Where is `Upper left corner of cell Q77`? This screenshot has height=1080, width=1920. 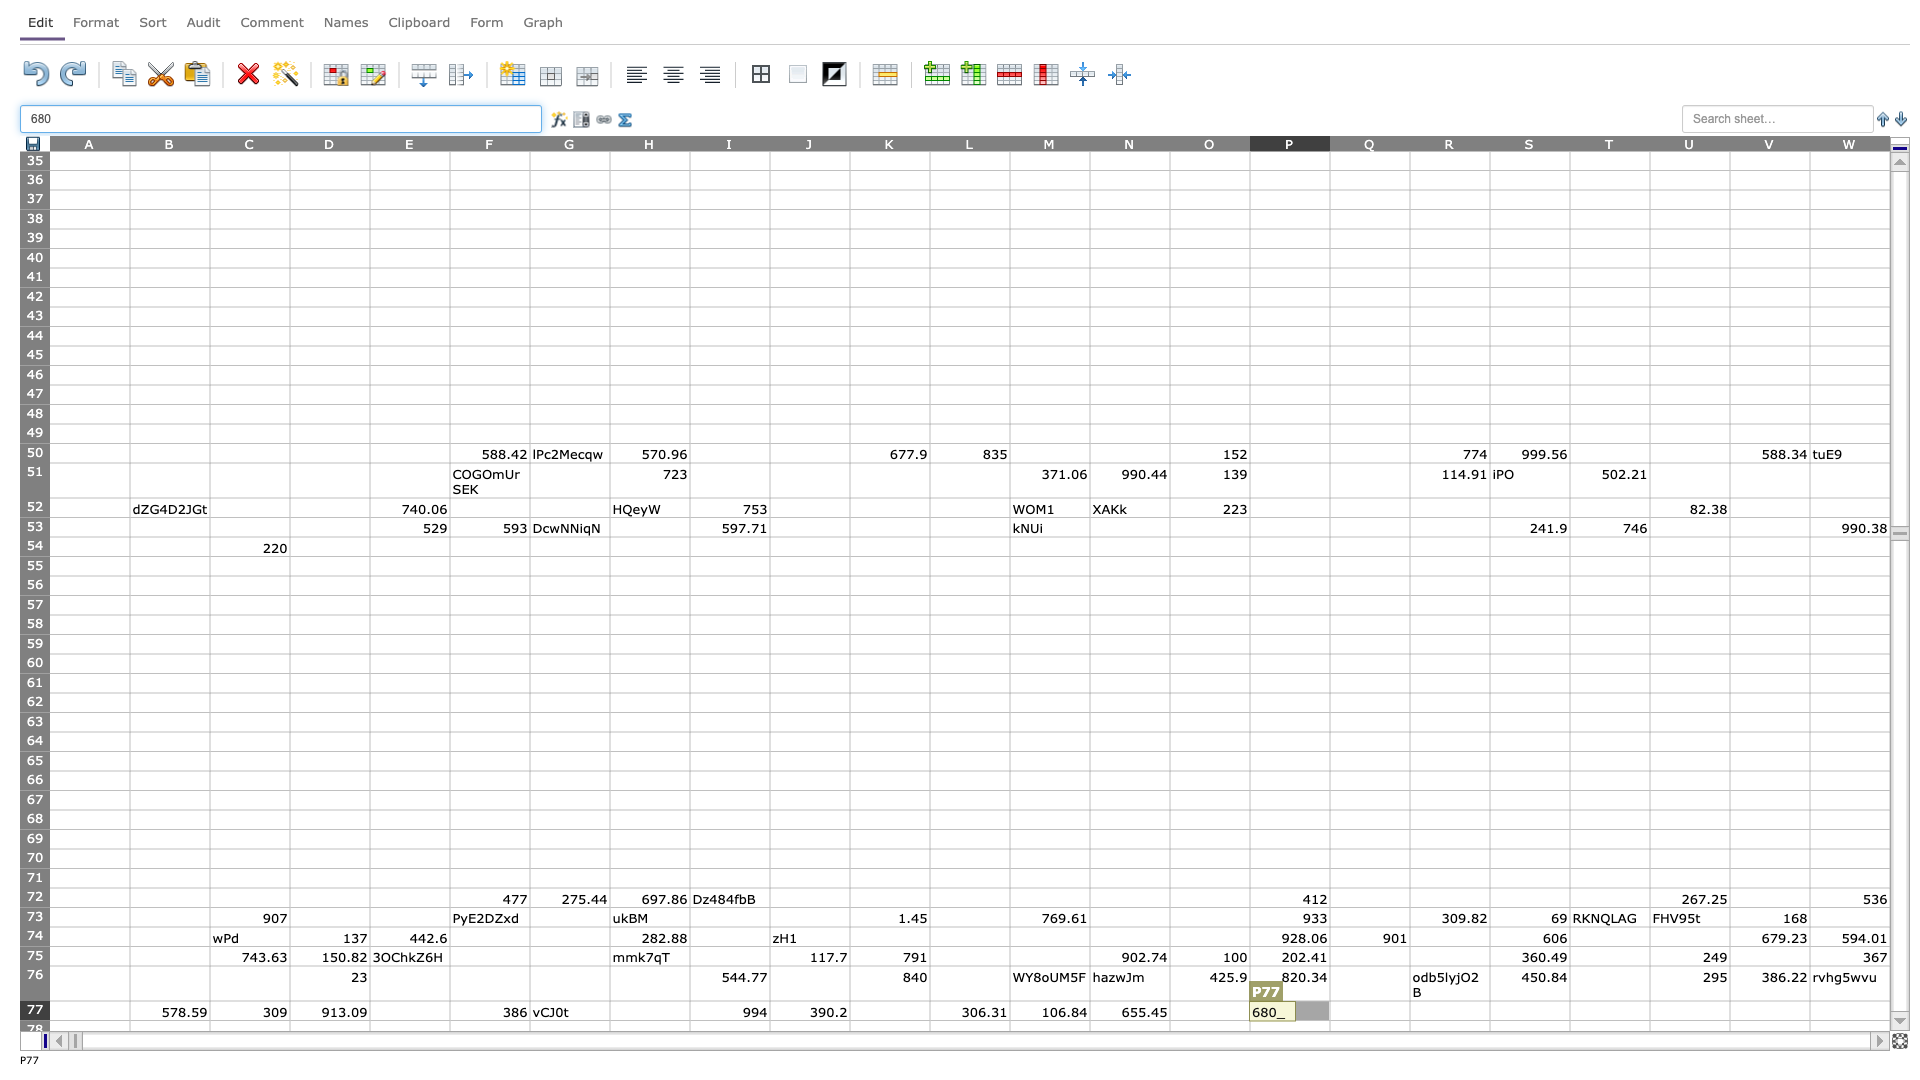 Upper left corner of cell Q77 is located at coordinates (1329, 1001).